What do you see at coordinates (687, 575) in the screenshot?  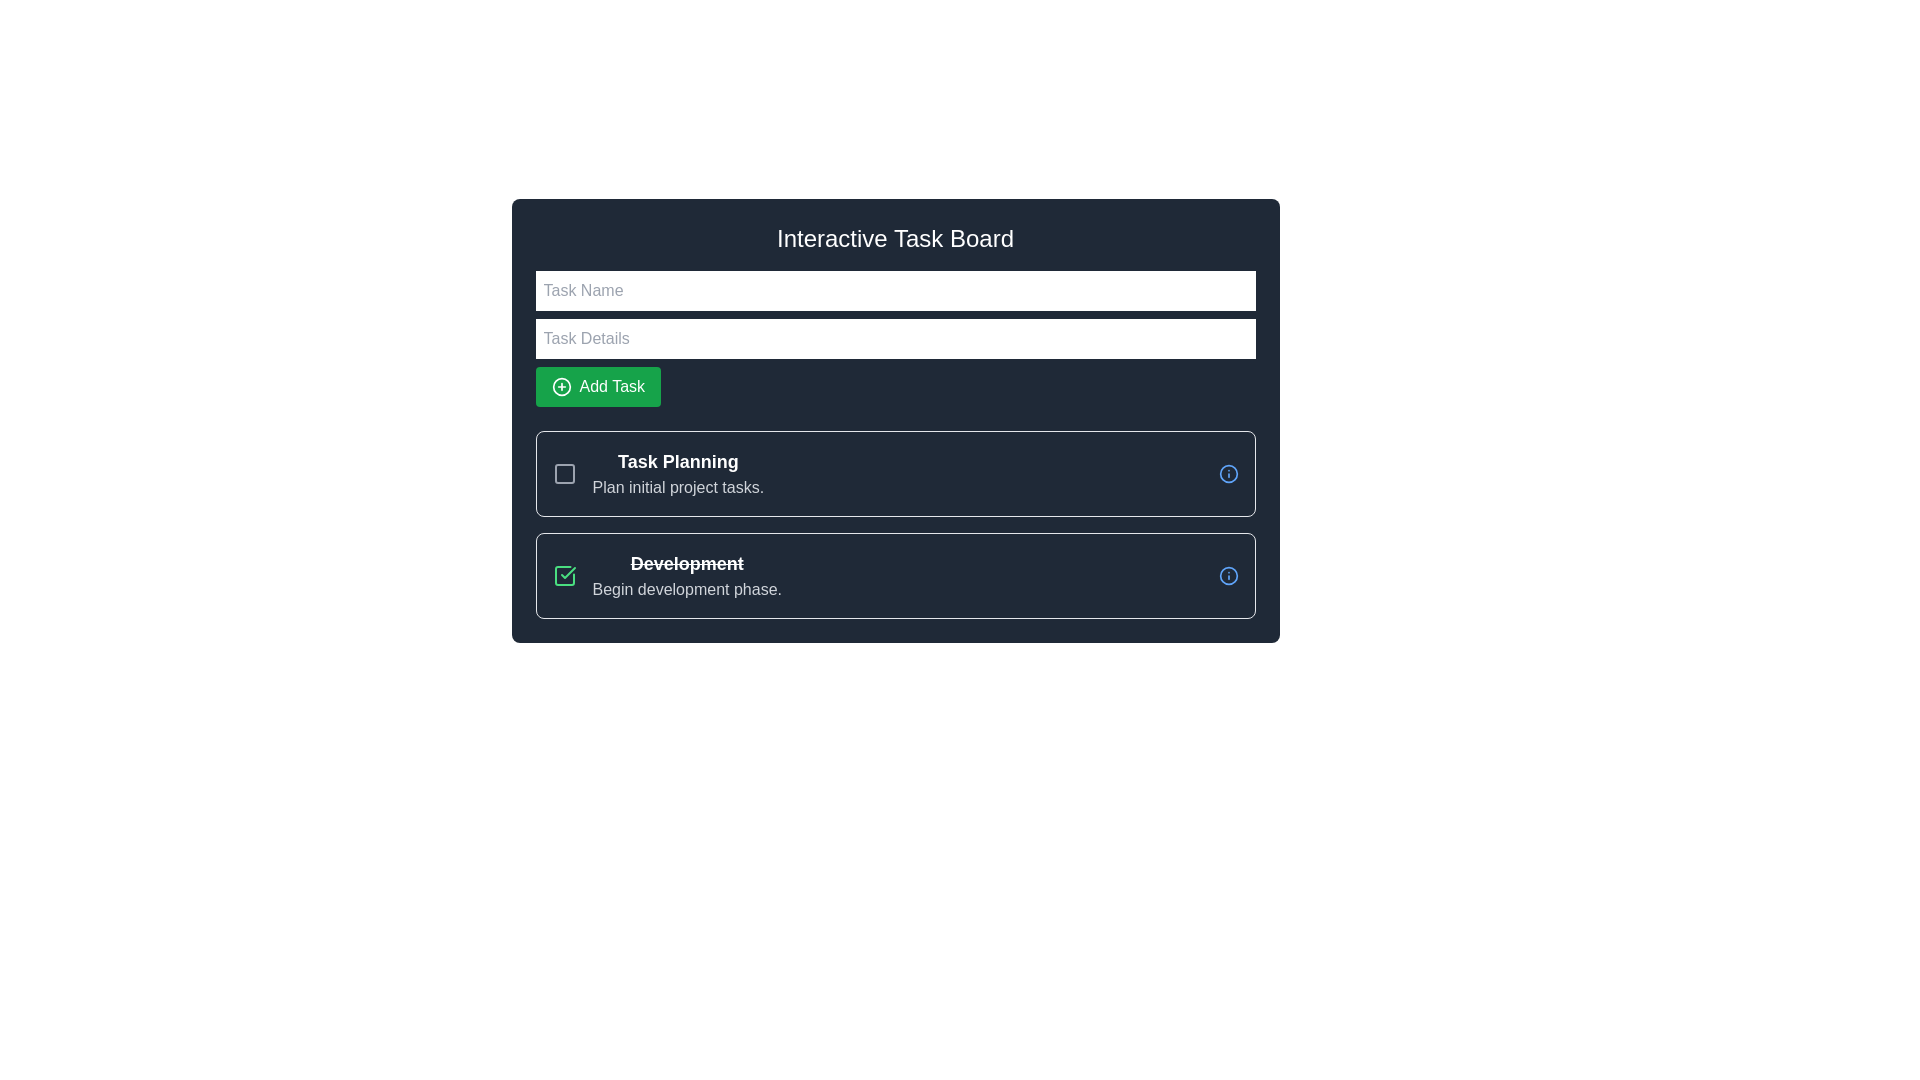 I see `the static text content displaying the task title 'Development' and its sub-text 'Begin development phase.' located in the second task row beneath the 'Task Planning' section` at bounding box center [687, 575].